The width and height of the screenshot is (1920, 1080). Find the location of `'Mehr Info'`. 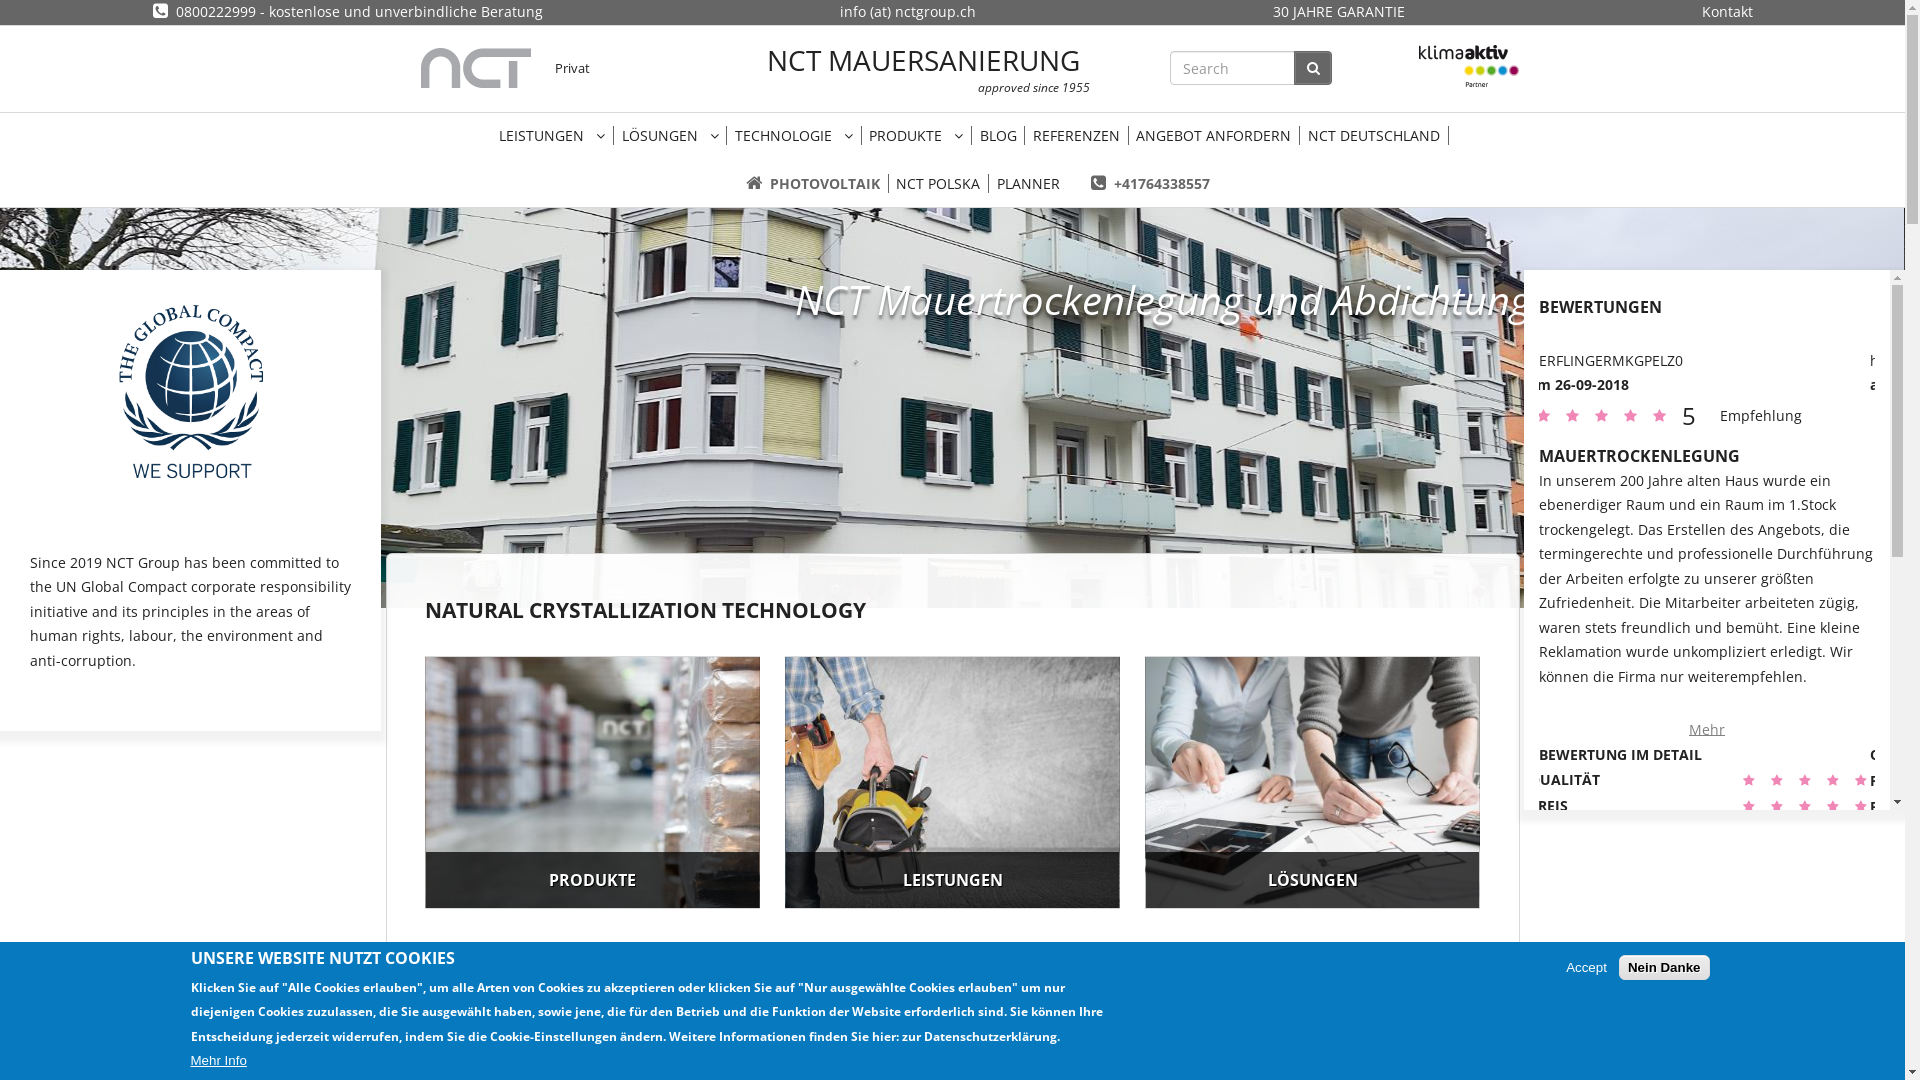

'Mehr Info' is located at coordinates (217, 1059).